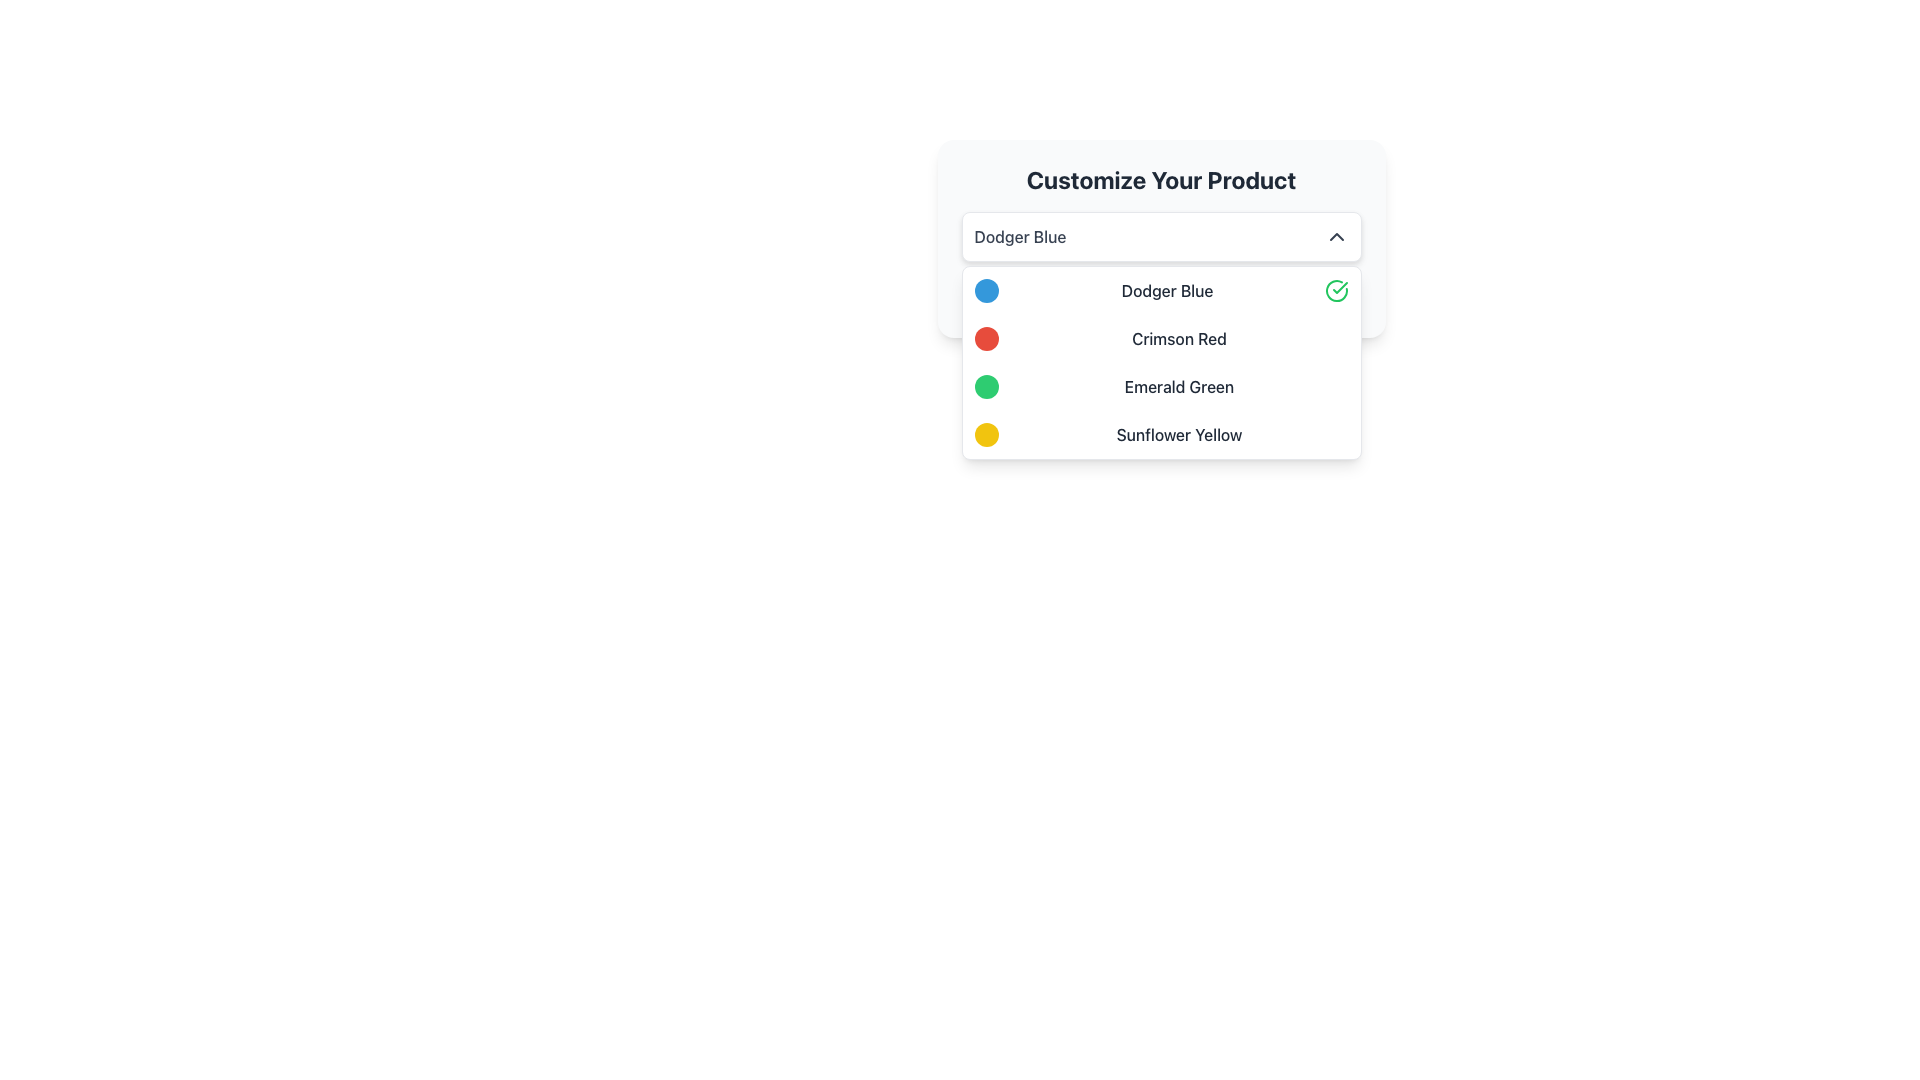 This screenshot has height=1080, width=1920. Describe the element at coordinates (986, 290) in the screenshot. I see `the Color indicator that visually represents 'Dodger Blue' in the color selection interface, positioned at the far left adjacent to the text 'Dodger Blue'` at that location.